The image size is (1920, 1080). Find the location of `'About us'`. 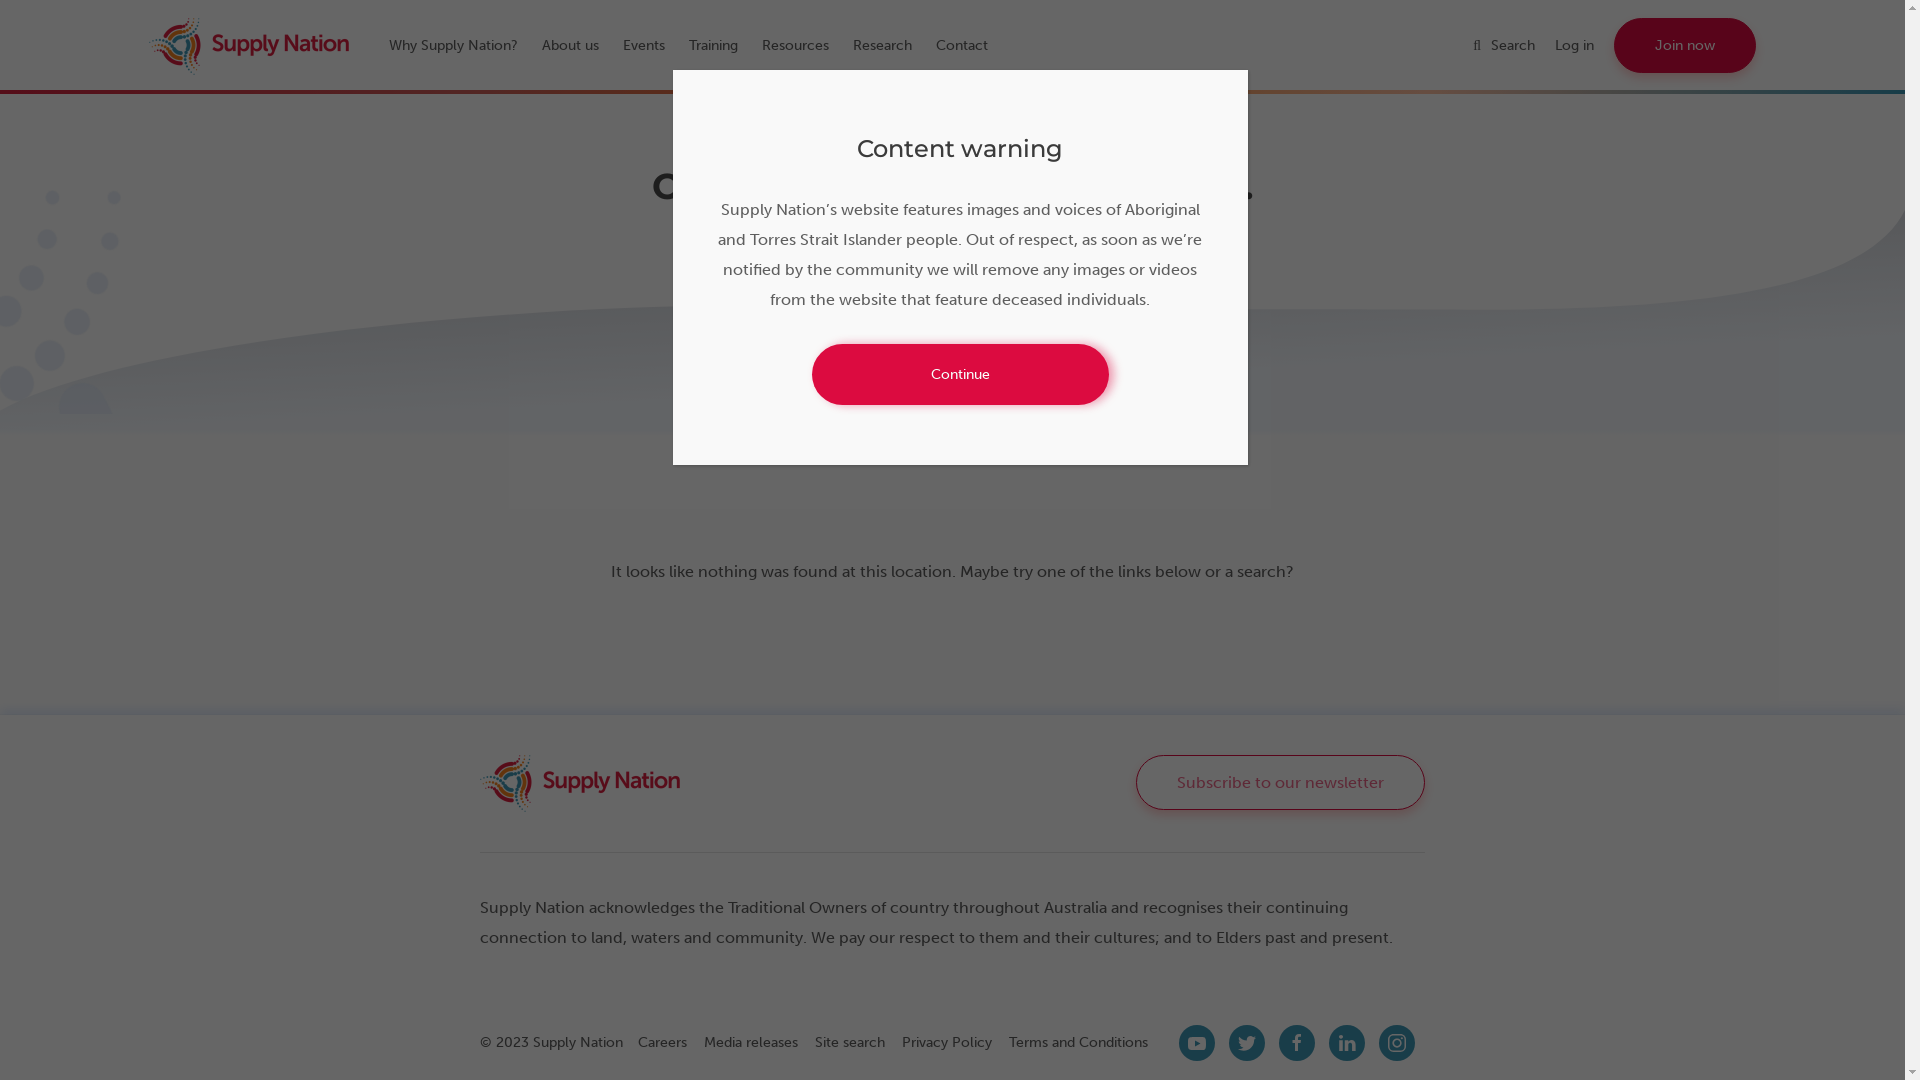

'About us' is located at coordinates (579, 45).